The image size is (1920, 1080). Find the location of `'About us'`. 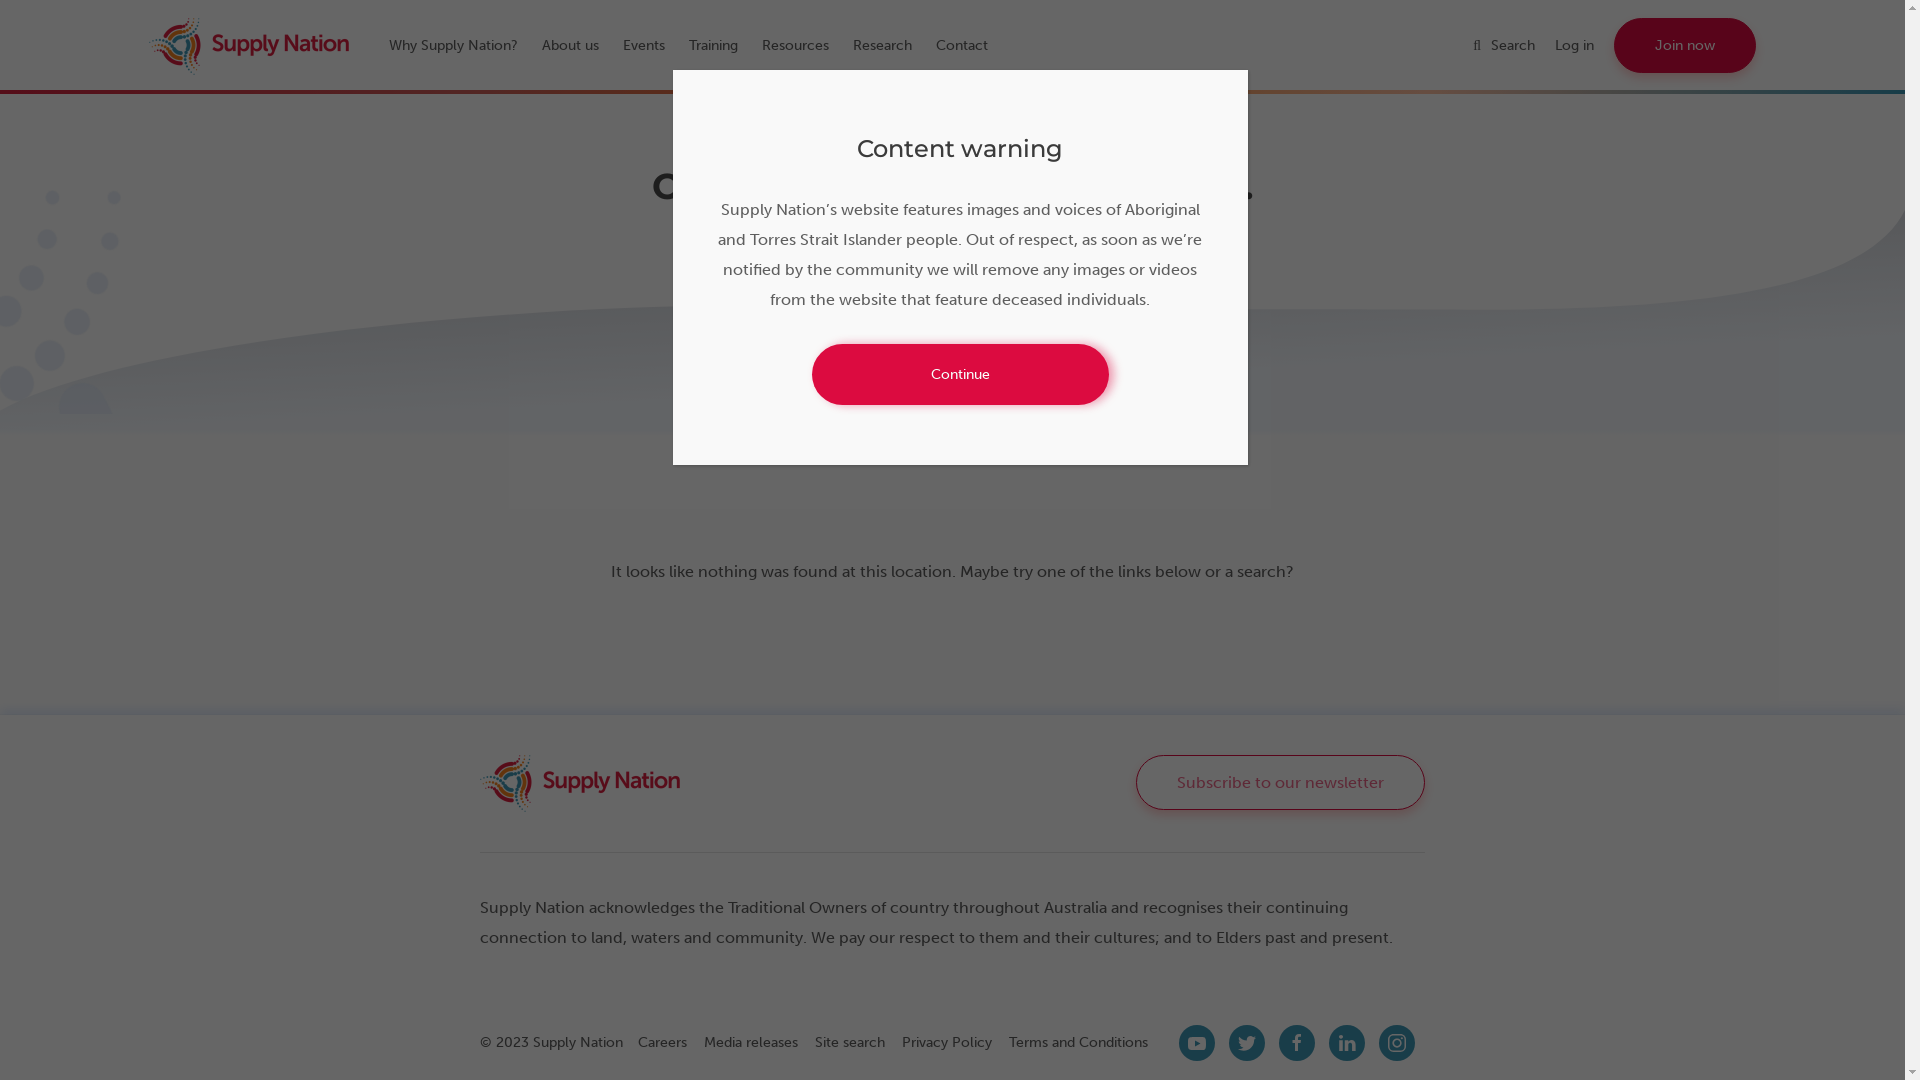

'About us' is located at coordinates (579, 45).